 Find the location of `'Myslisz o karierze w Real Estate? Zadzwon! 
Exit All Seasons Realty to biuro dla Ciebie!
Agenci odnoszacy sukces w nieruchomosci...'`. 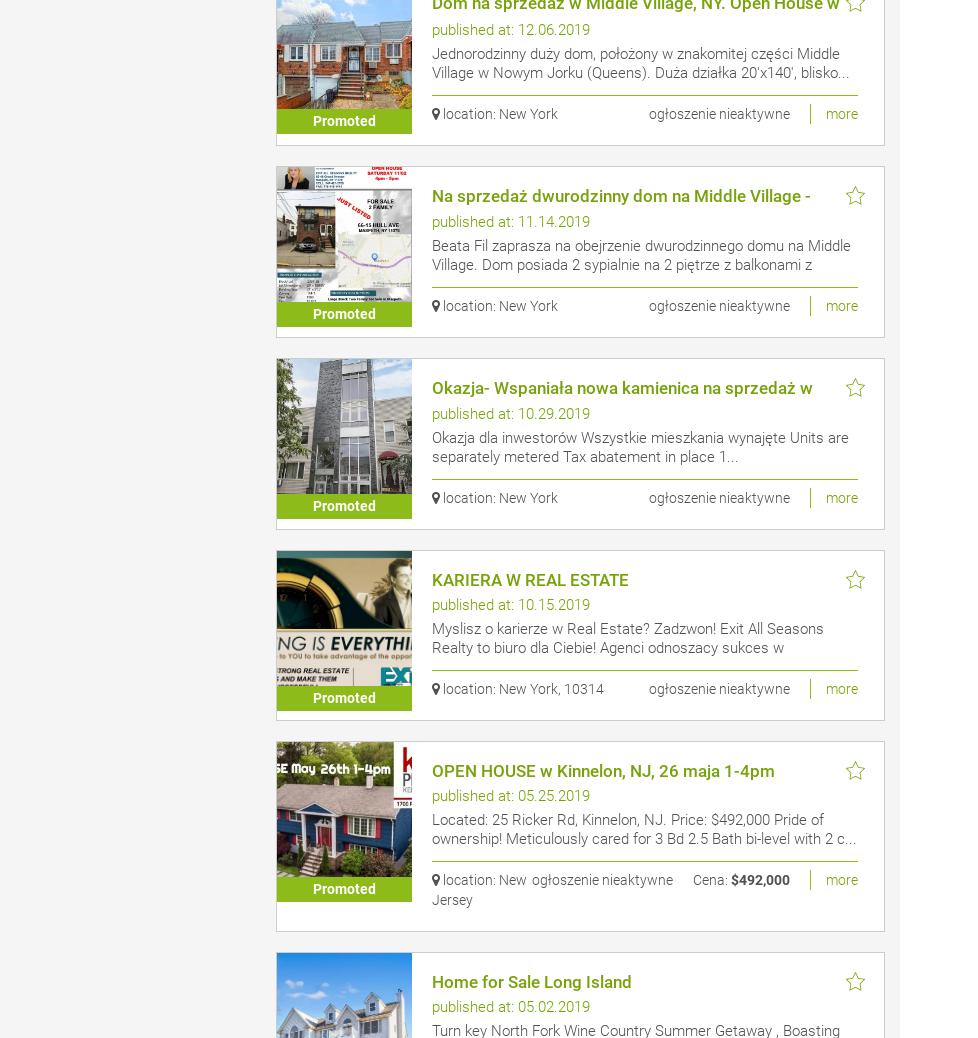

'Myslisz o karierze w Real Estate? Zadzwon! 
Exit All Seasons Realty to biuro dla Ciebie!
Agenci odnoszacy sukces w nieruchomosci...' is located at coordinates (626, 647).